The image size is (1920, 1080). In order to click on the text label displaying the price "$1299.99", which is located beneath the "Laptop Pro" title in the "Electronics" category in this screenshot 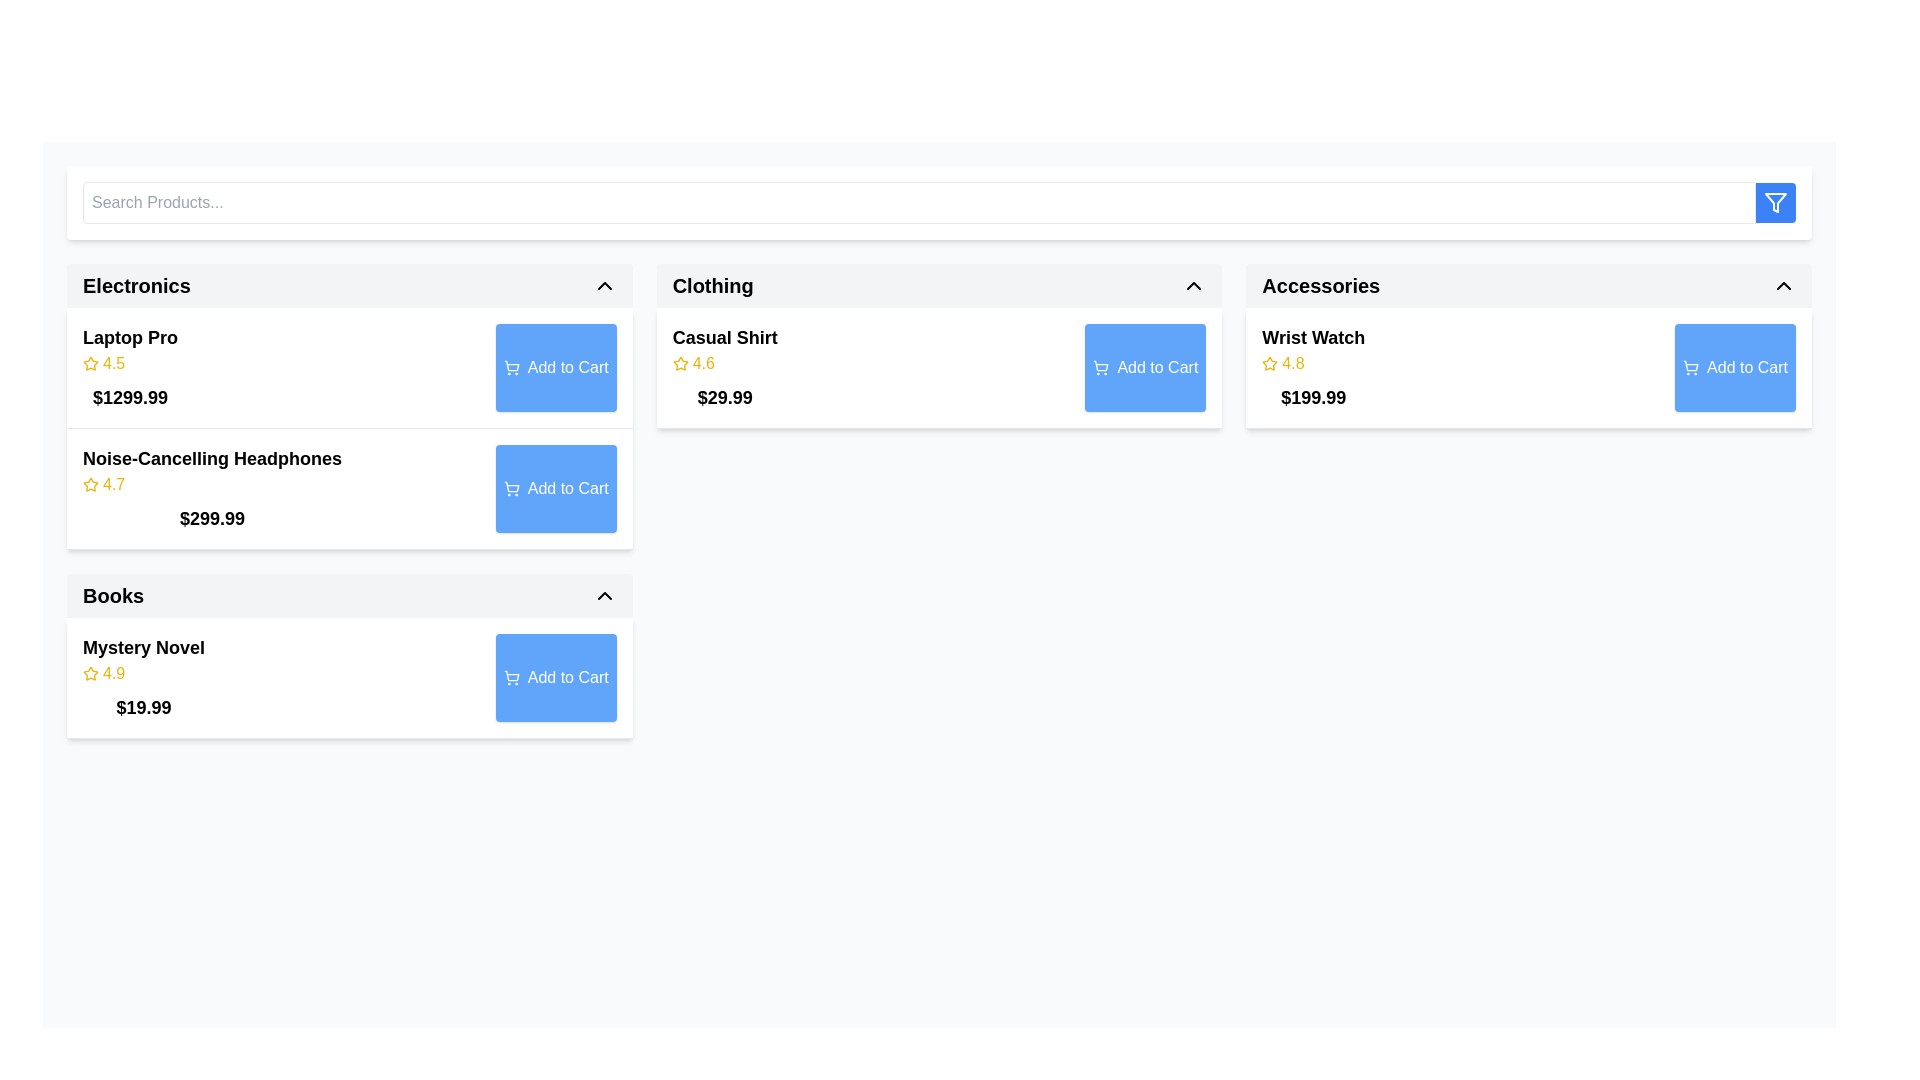, I will do `click(129, 397)`.